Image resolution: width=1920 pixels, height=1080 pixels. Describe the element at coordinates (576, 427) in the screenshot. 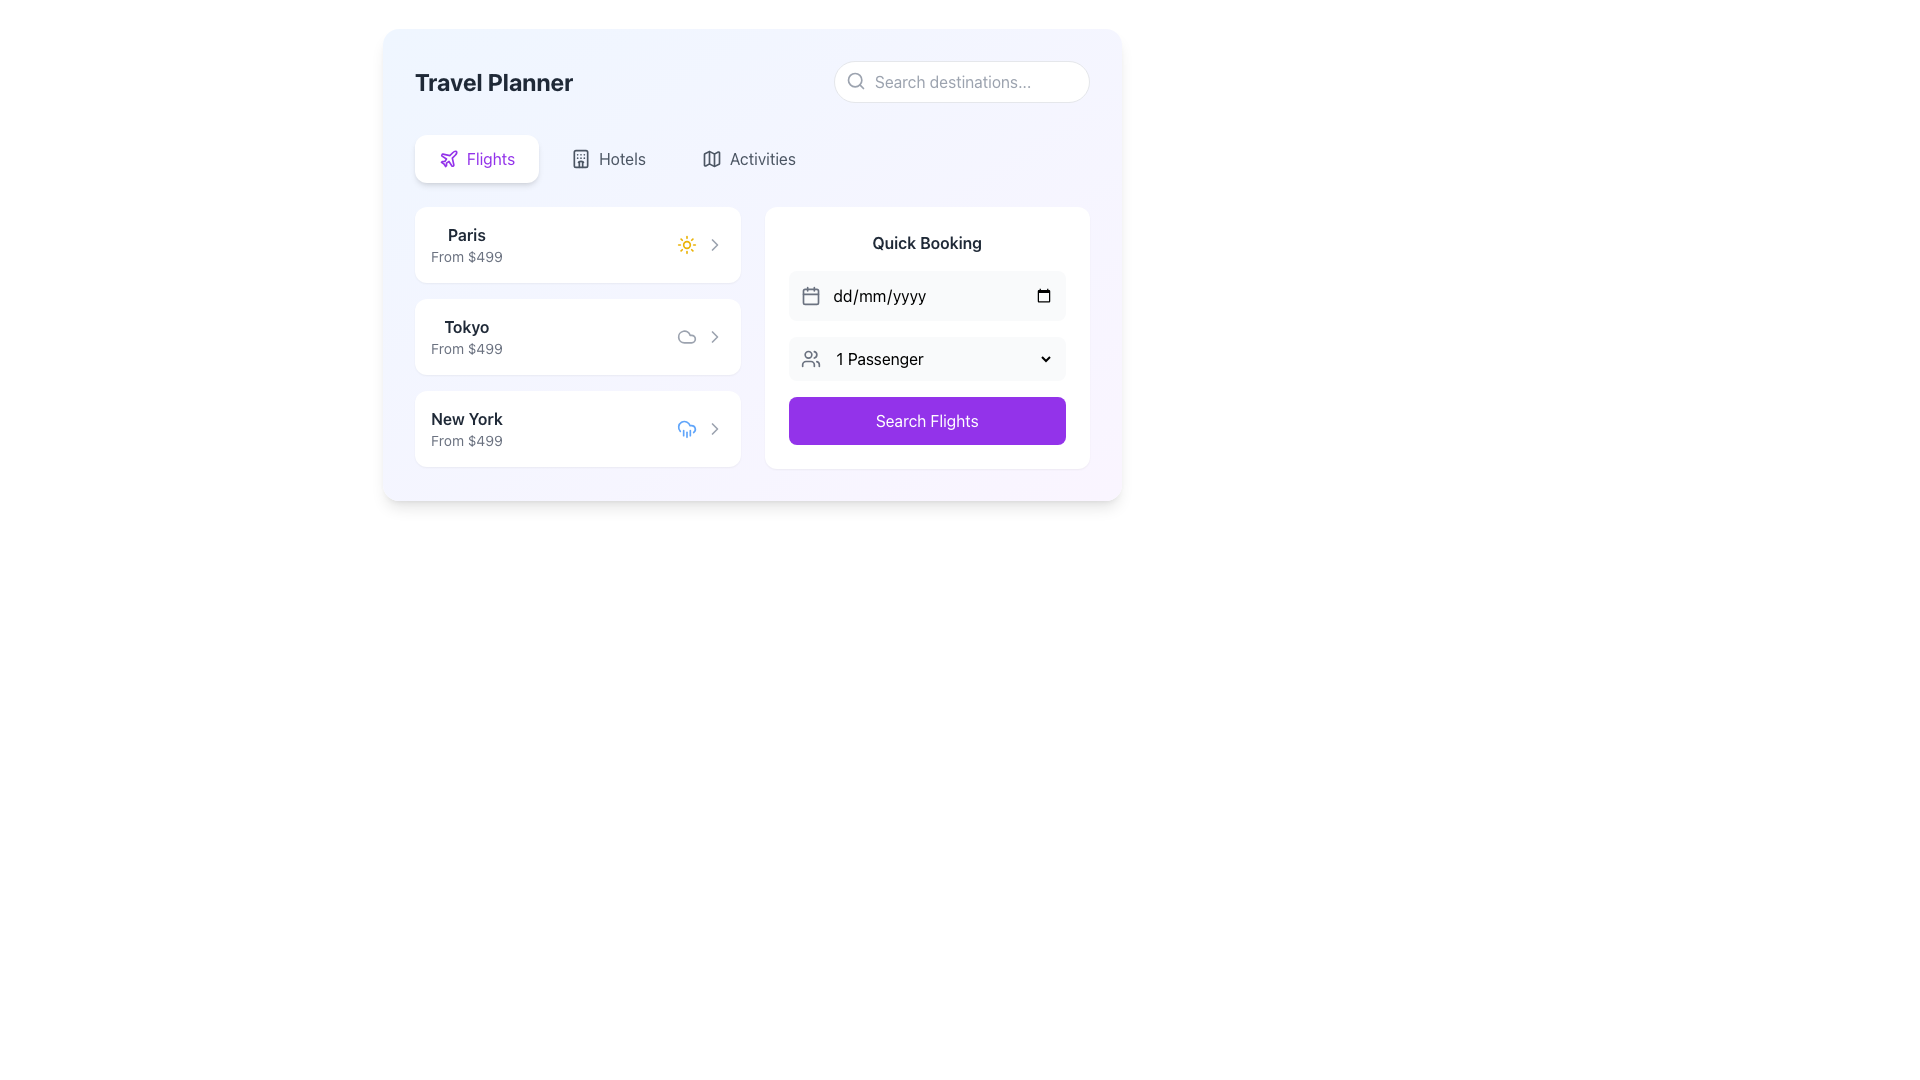

I see `the list item representing the destination 'New York'` at that location.